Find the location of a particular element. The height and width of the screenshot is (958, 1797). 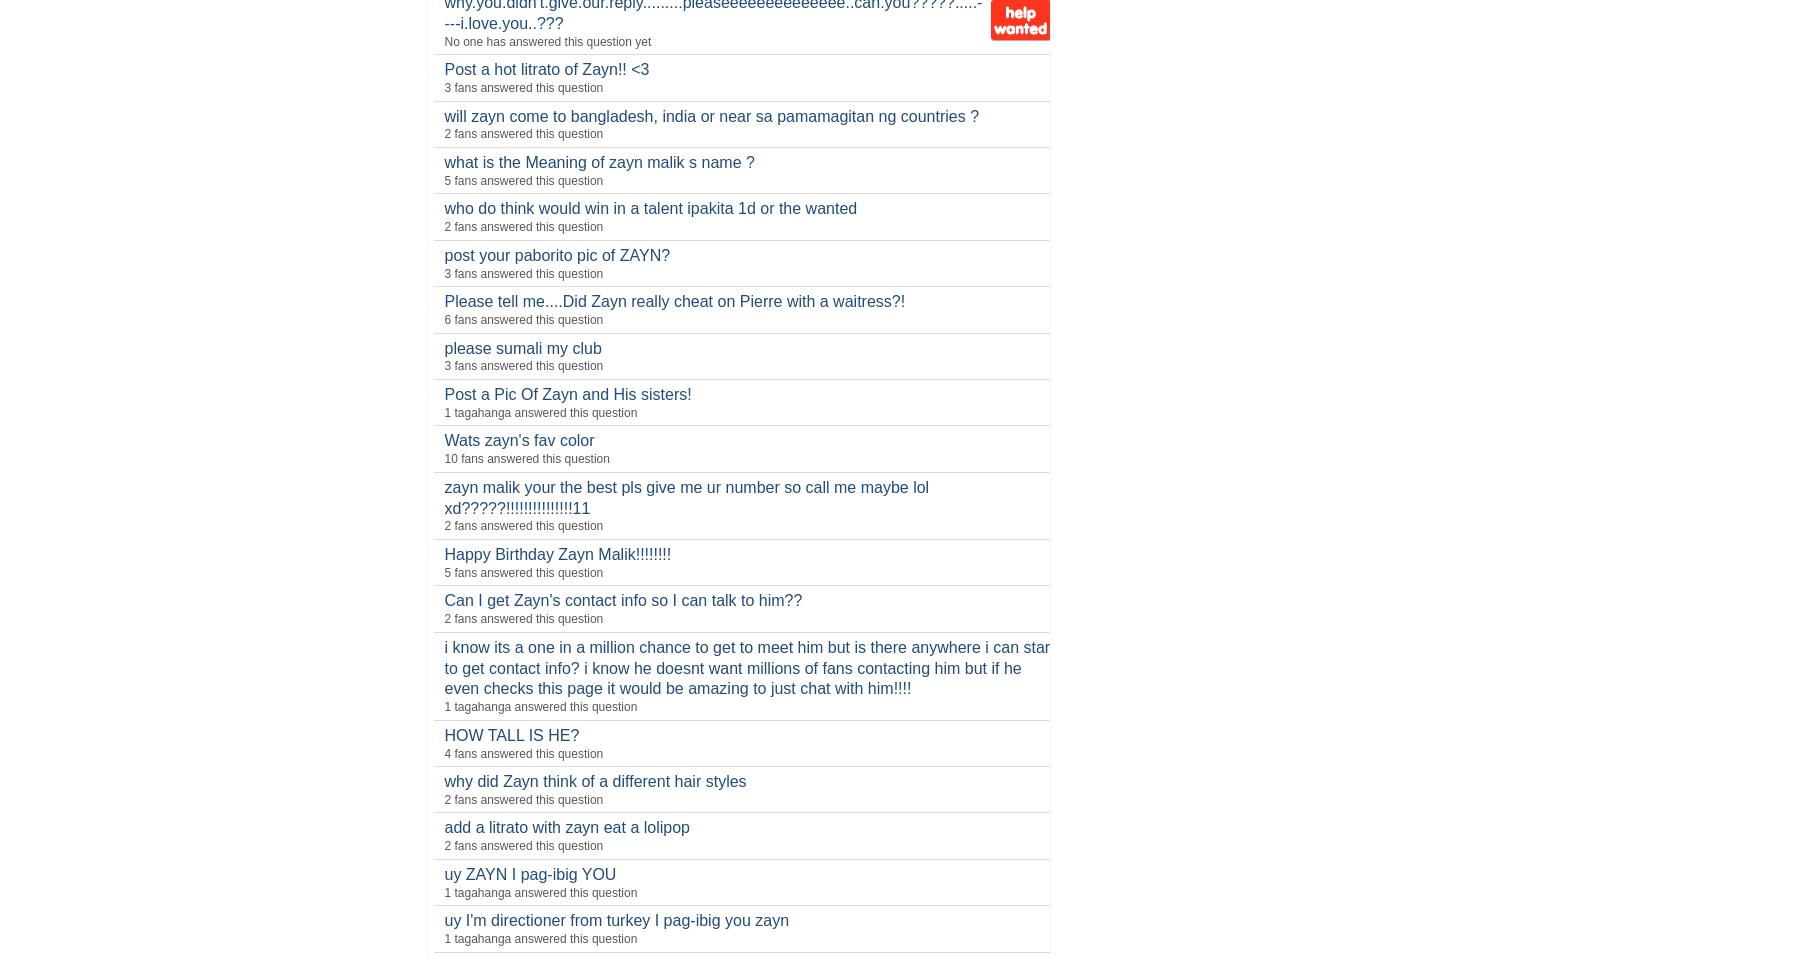

'10 fans answered this question' is located at coordinates (525, 458).